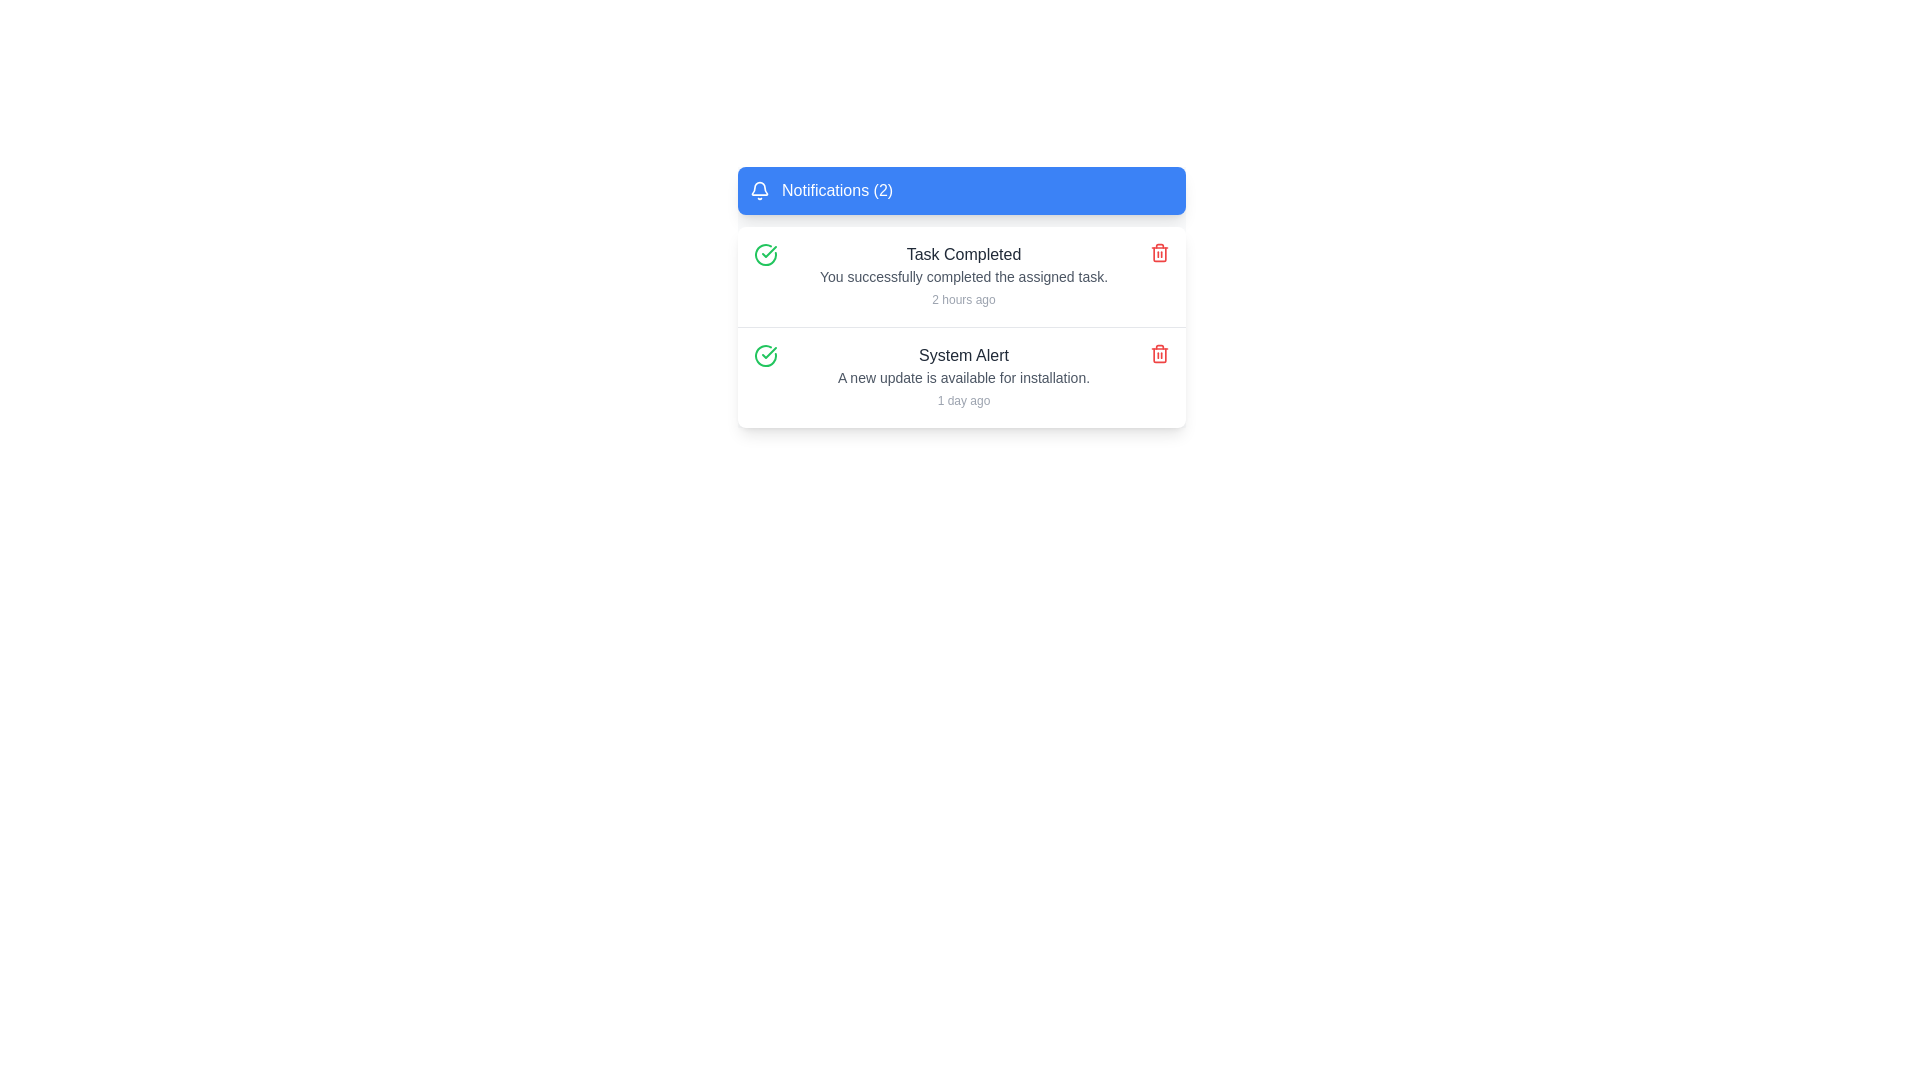 This screenshot has height=1080, width=1920. What do you see at coordinates (1160, 353) in the screenshot?
I see `the Trash/Delete icon located at the far right side of the second notification card labeled 'System Alert' to potentially reveal a tooltip` at bounding box center [1160, 353].